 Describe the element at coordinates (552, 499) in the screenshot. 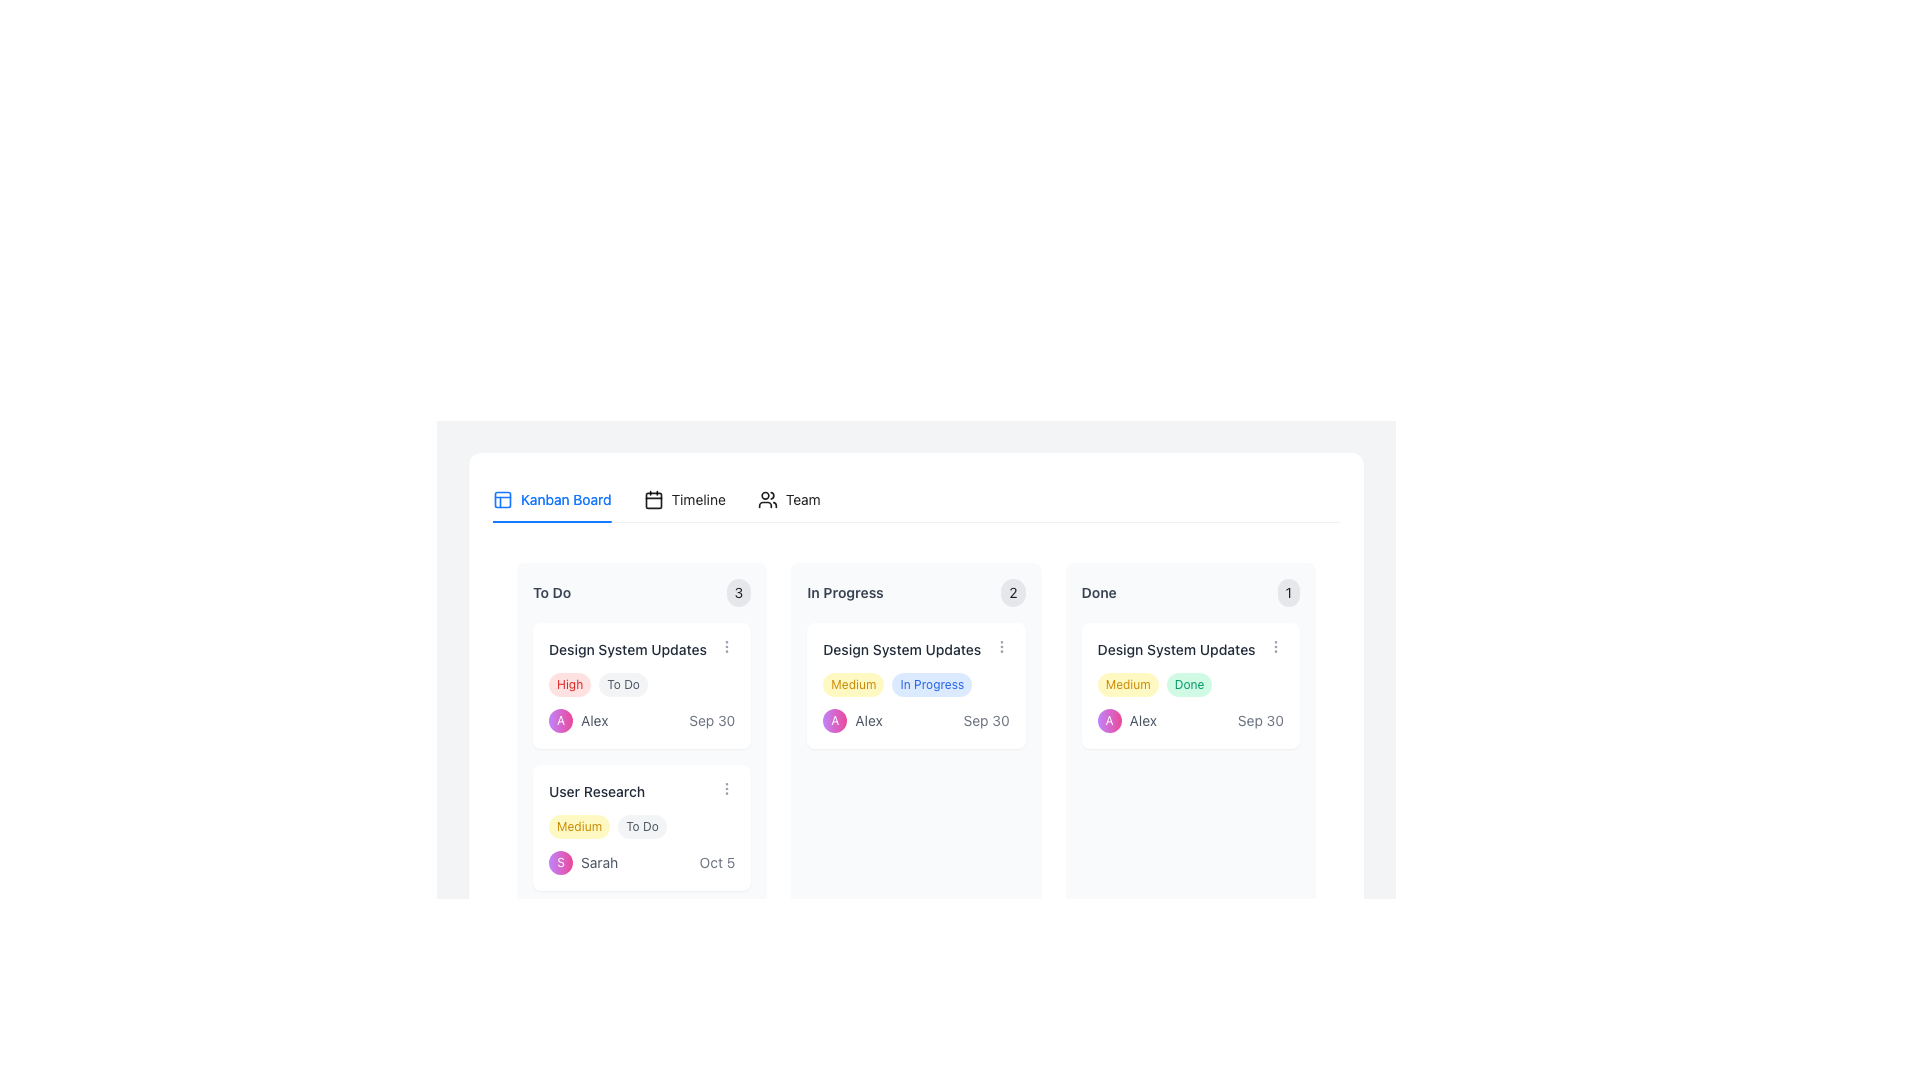

I see `the 'Kanban Board' tab located at the top of the work interface` at that location.